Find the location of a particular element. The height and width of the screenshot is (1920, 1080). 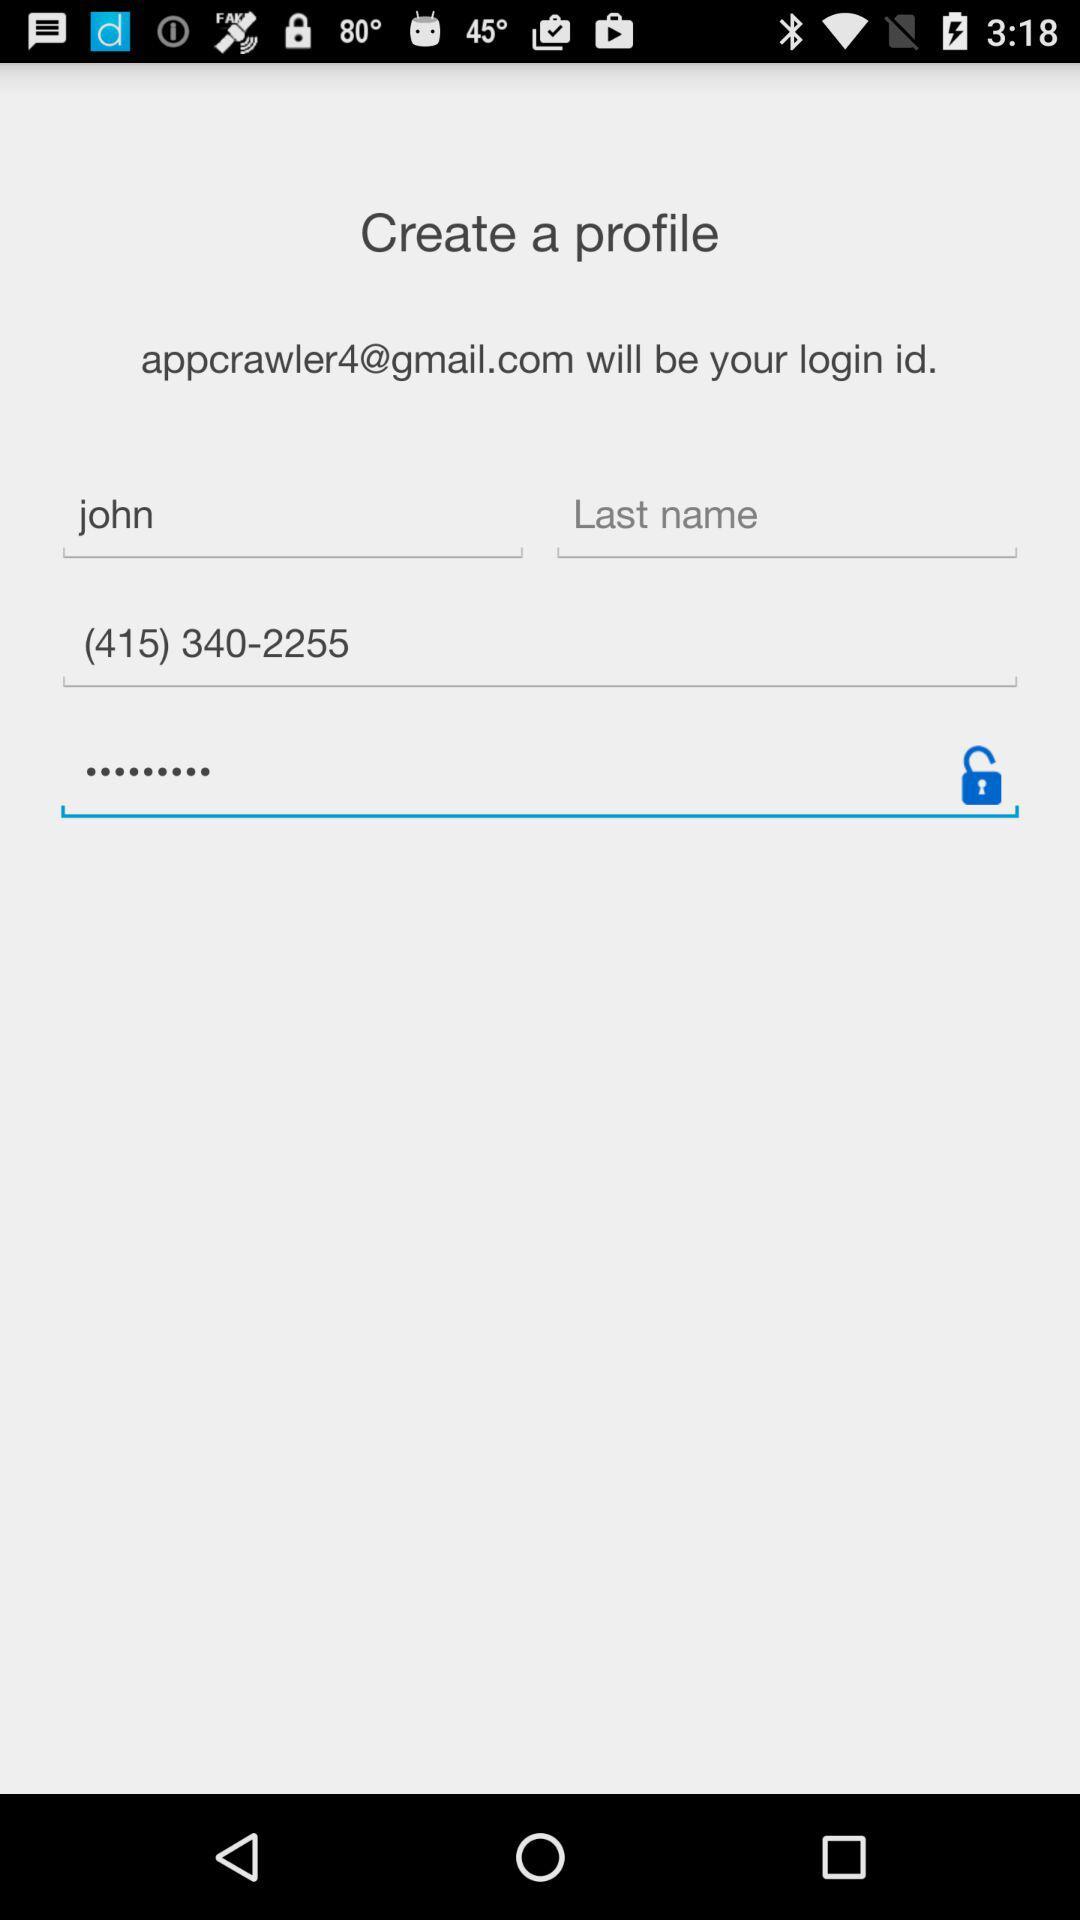

the icon on the right is located at coordinates (980, 774).